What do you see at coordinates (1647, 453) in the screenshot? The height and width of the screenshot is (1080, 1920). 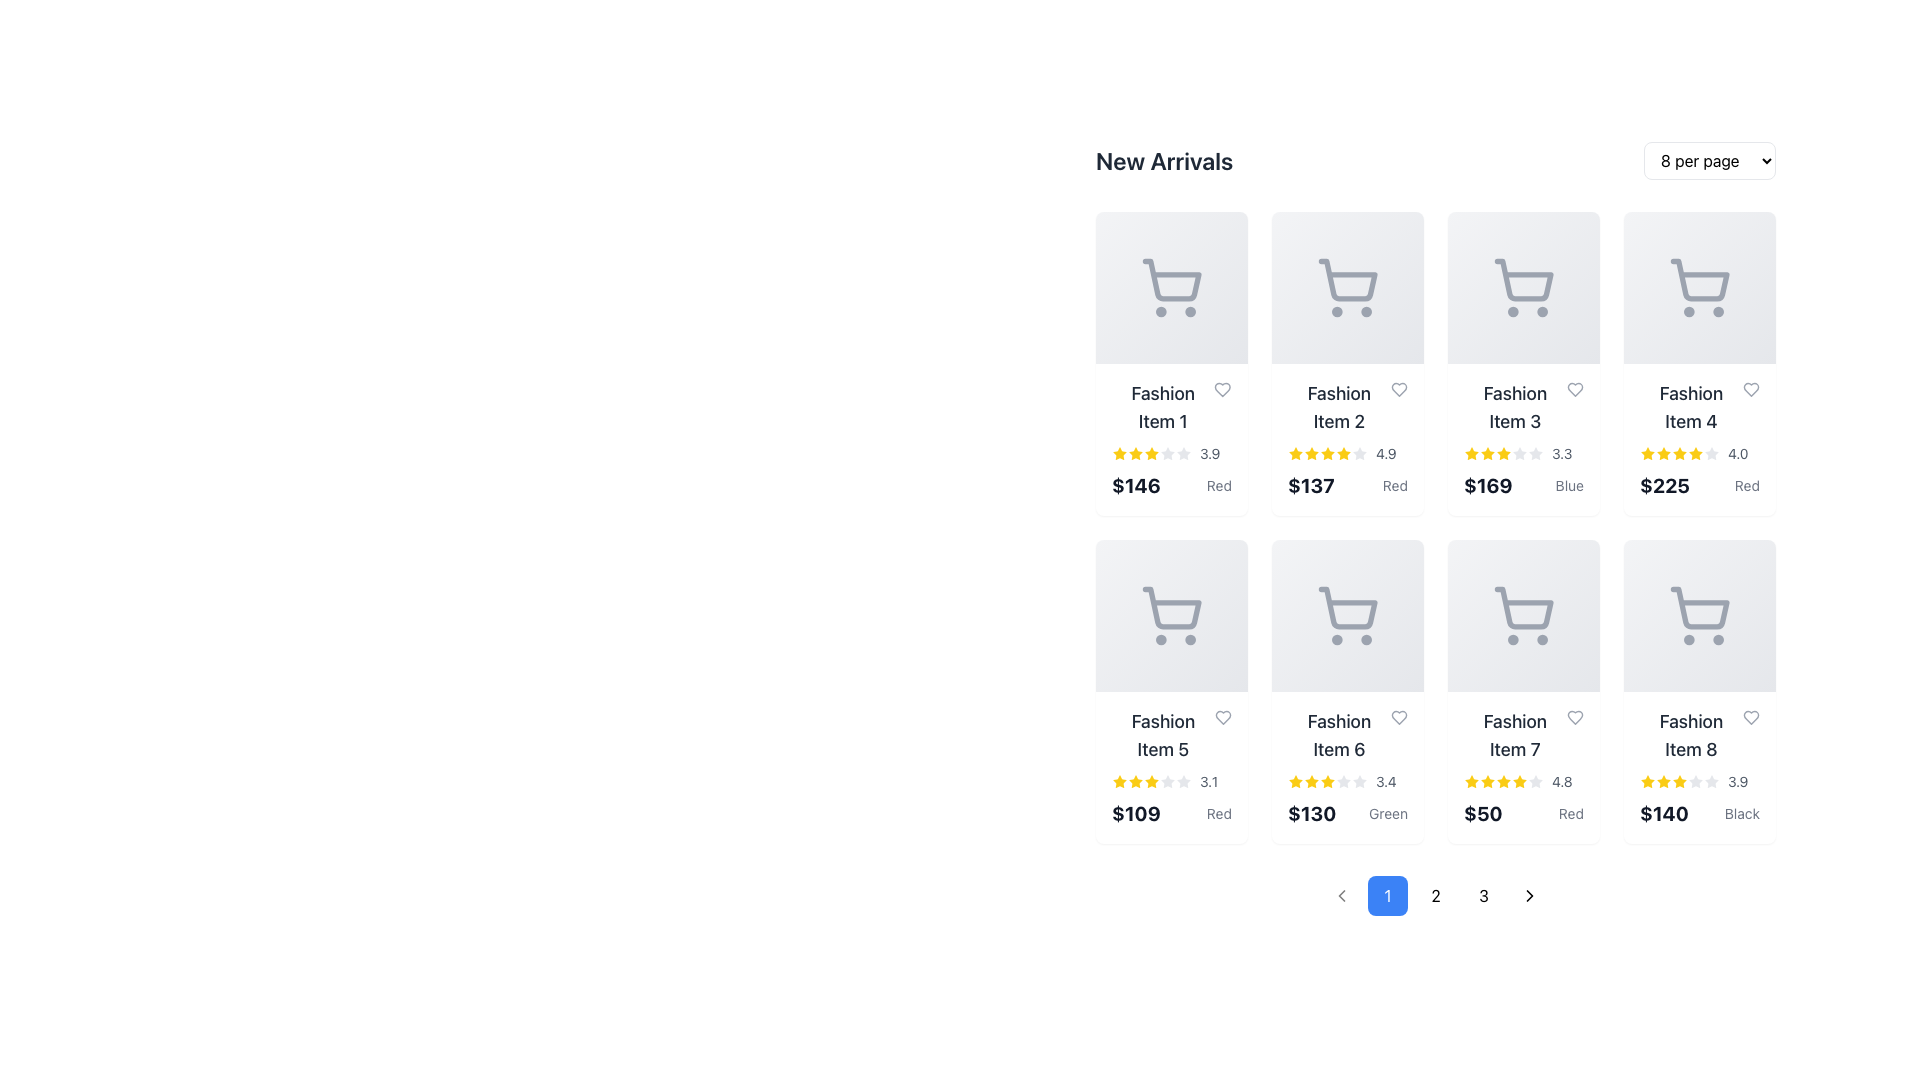 I see `the star icon located below the title 'Fashion Item 4'` at bounding box center [1647, 453].